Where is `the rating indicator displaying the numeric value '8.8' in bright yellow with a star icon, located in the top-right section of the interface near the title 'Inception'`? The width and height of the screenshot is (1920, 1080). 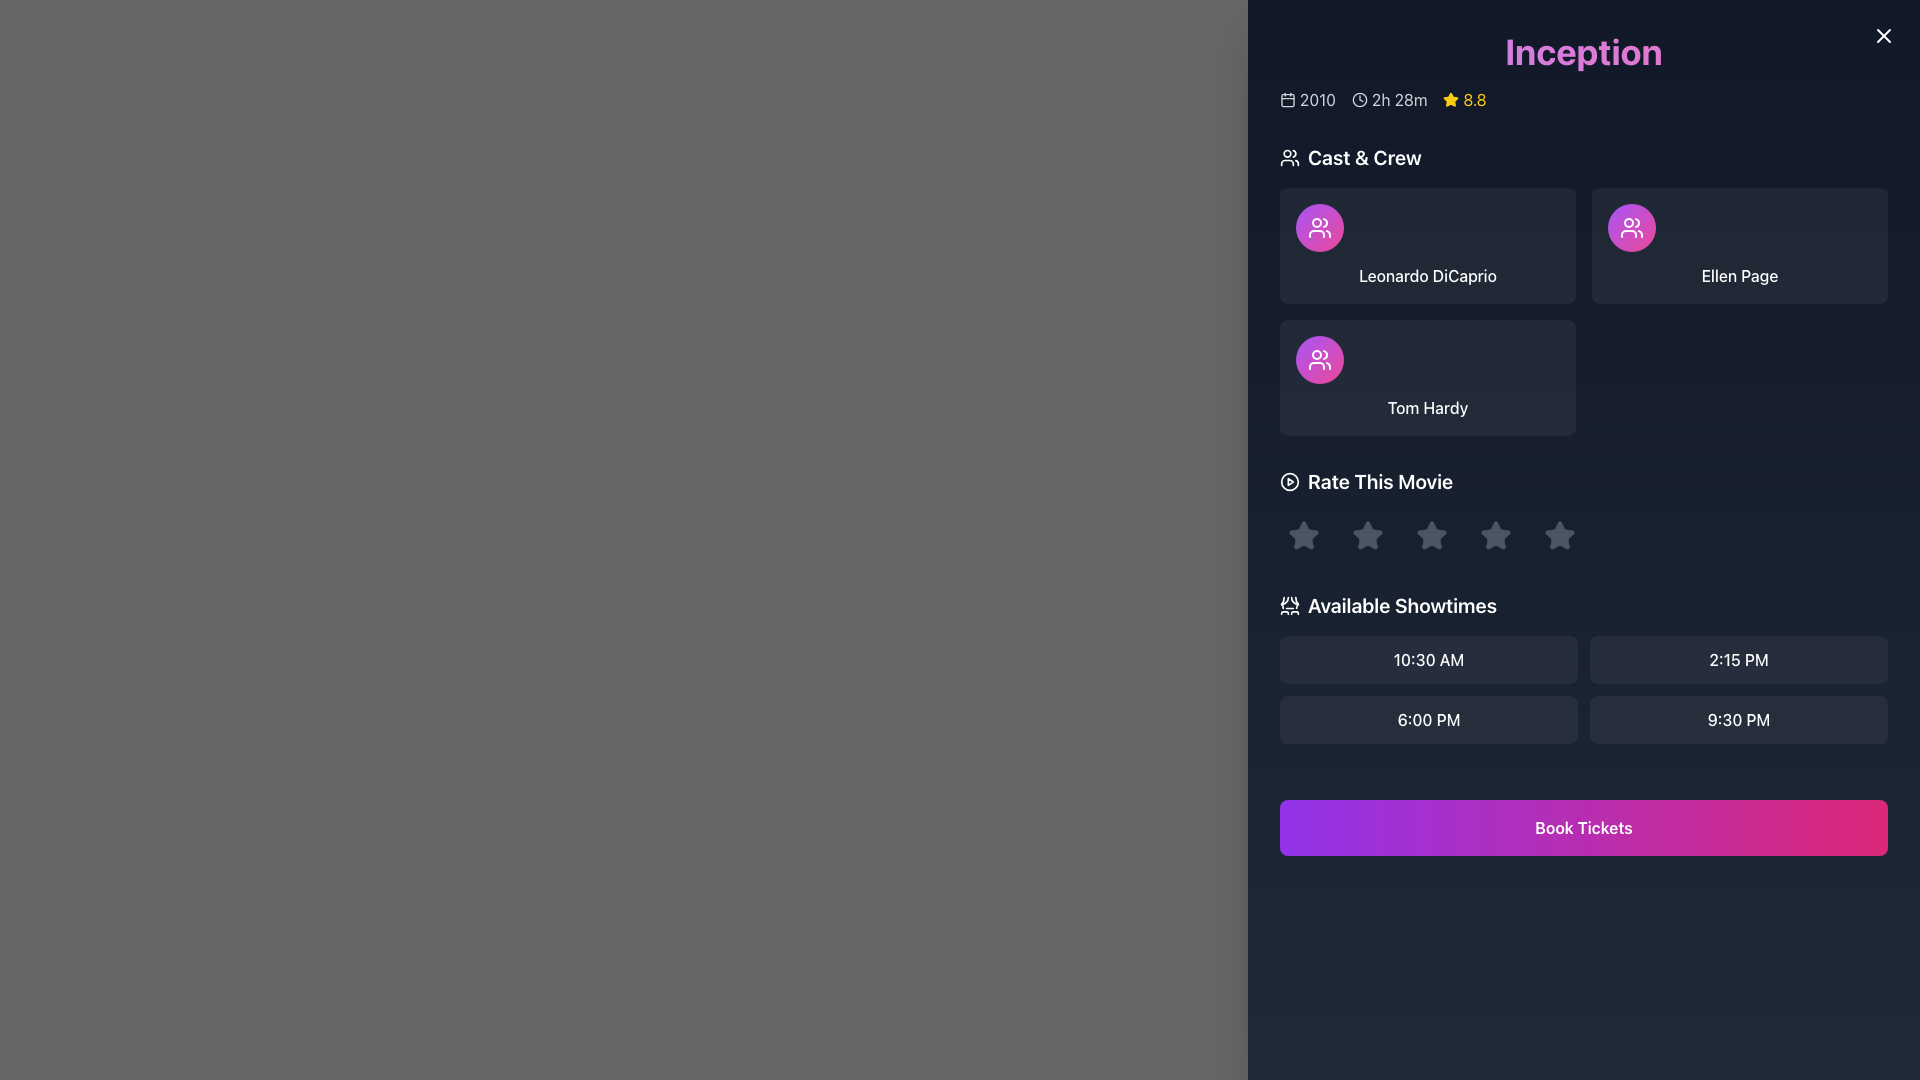
the rating indicator displaying the numeric value '8.8' in bright yellow with a star icon, located in the top-right section of the interface near the title 'Inception' is located at coordinates (1465, 100).